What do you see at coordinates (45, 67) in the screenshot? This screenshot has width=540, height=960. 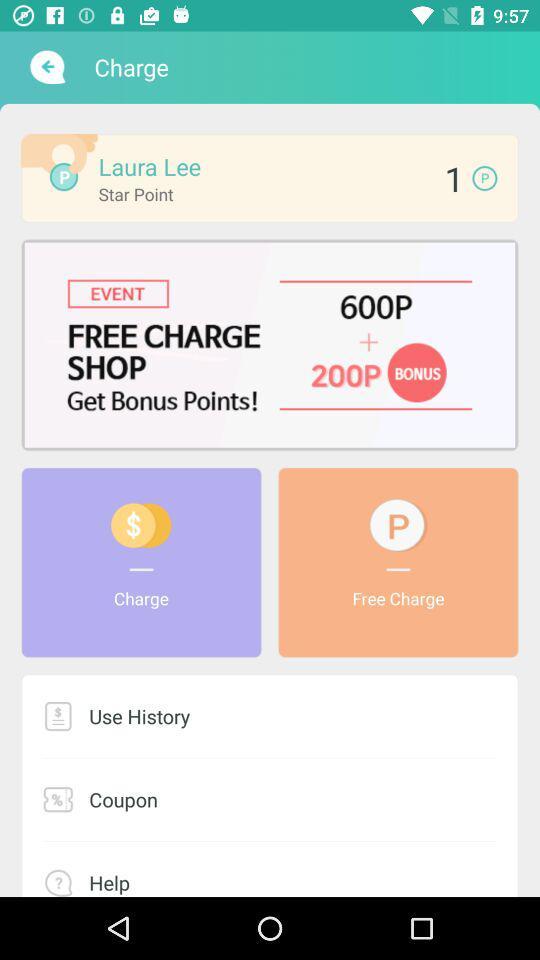 I see `the arrow_backward icon` at bounding box center [45, 67].